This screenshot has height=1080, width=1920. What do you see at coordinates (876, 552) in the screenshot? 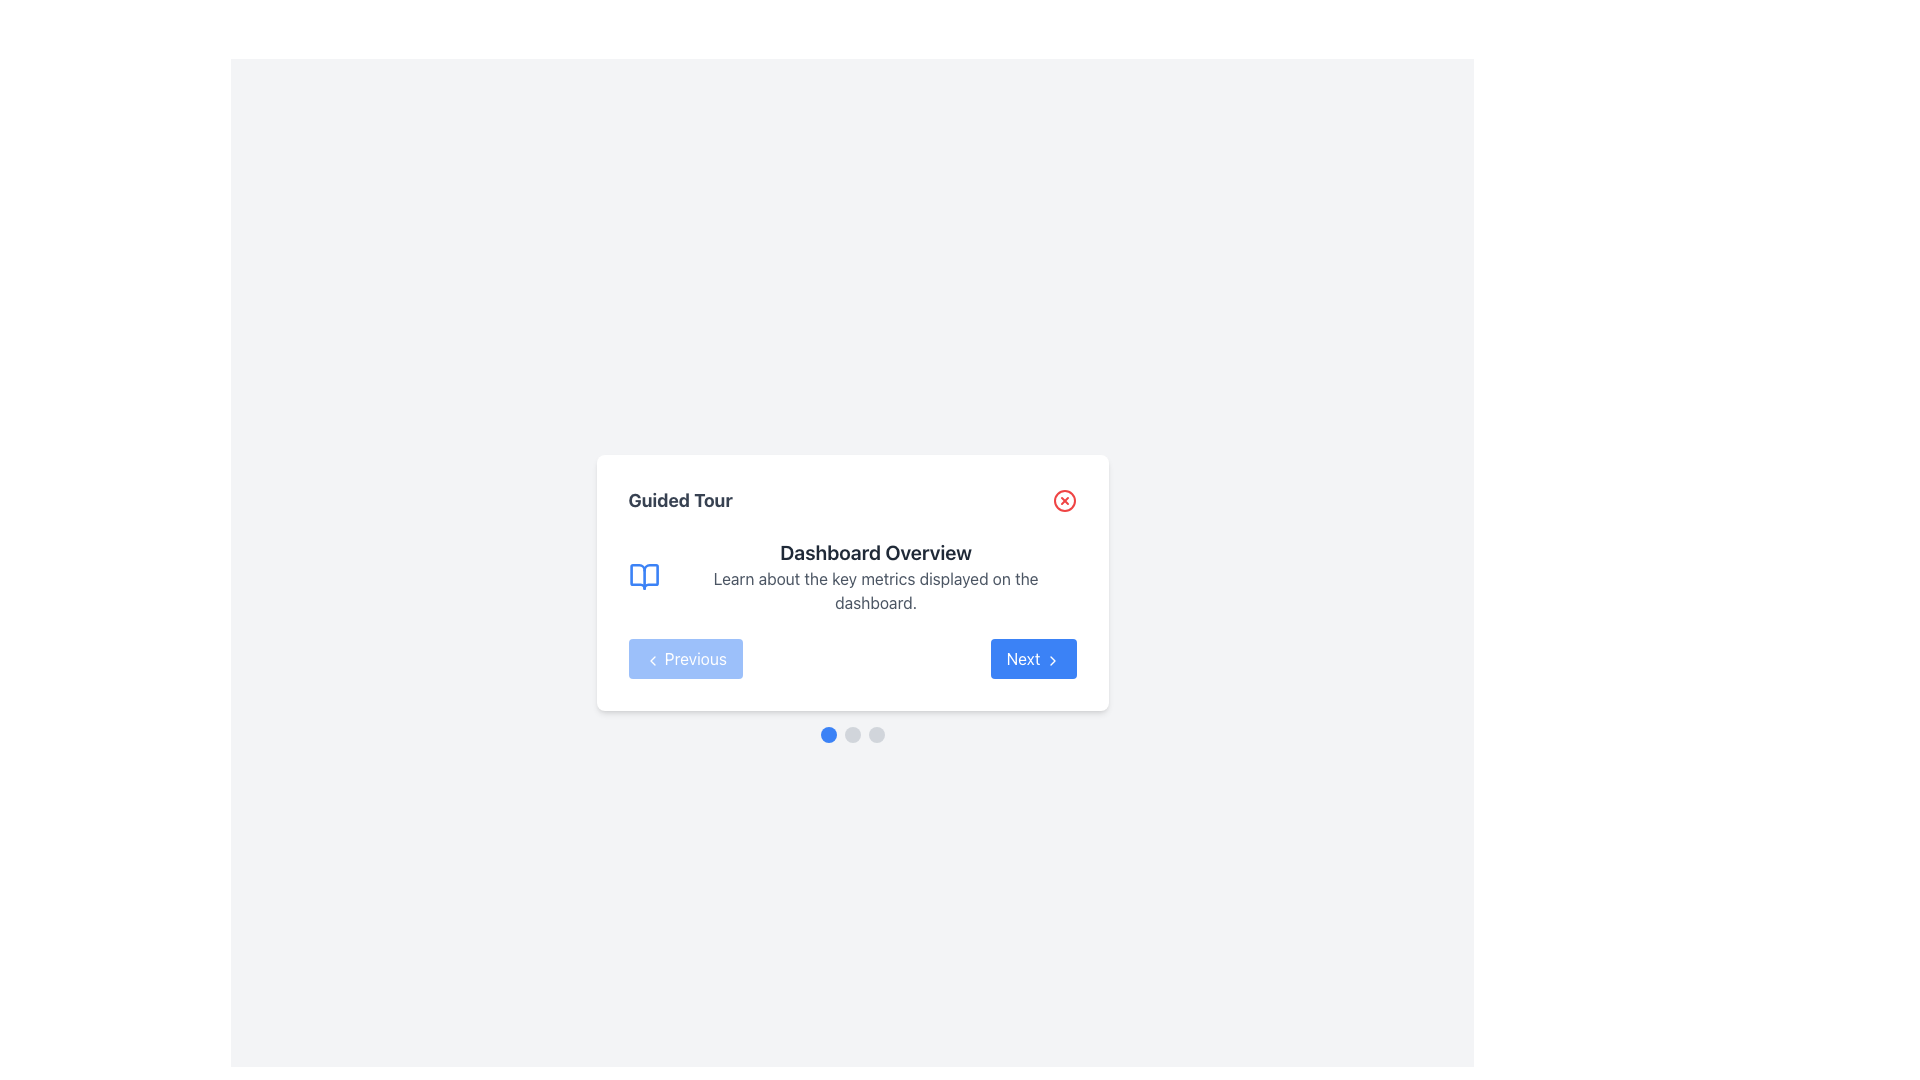
I see `the text label serving as a heading for the descriptive text within the central white dialog box on the pop-up interface` at bounding box center [876, 552].